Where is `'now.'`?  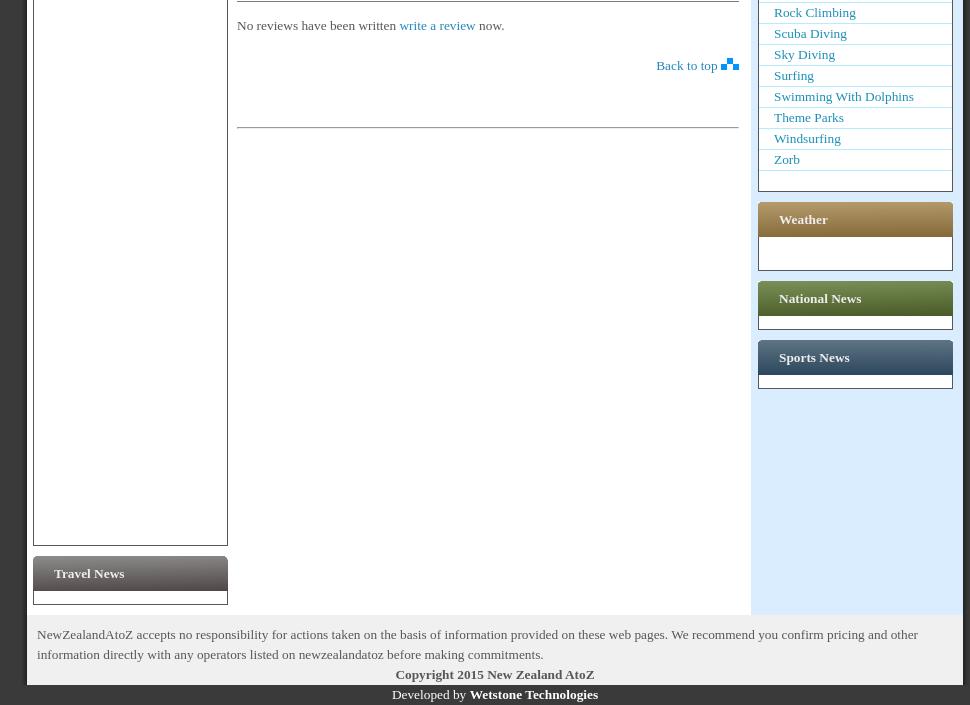
'now.' is located at coordinates (477, 23).